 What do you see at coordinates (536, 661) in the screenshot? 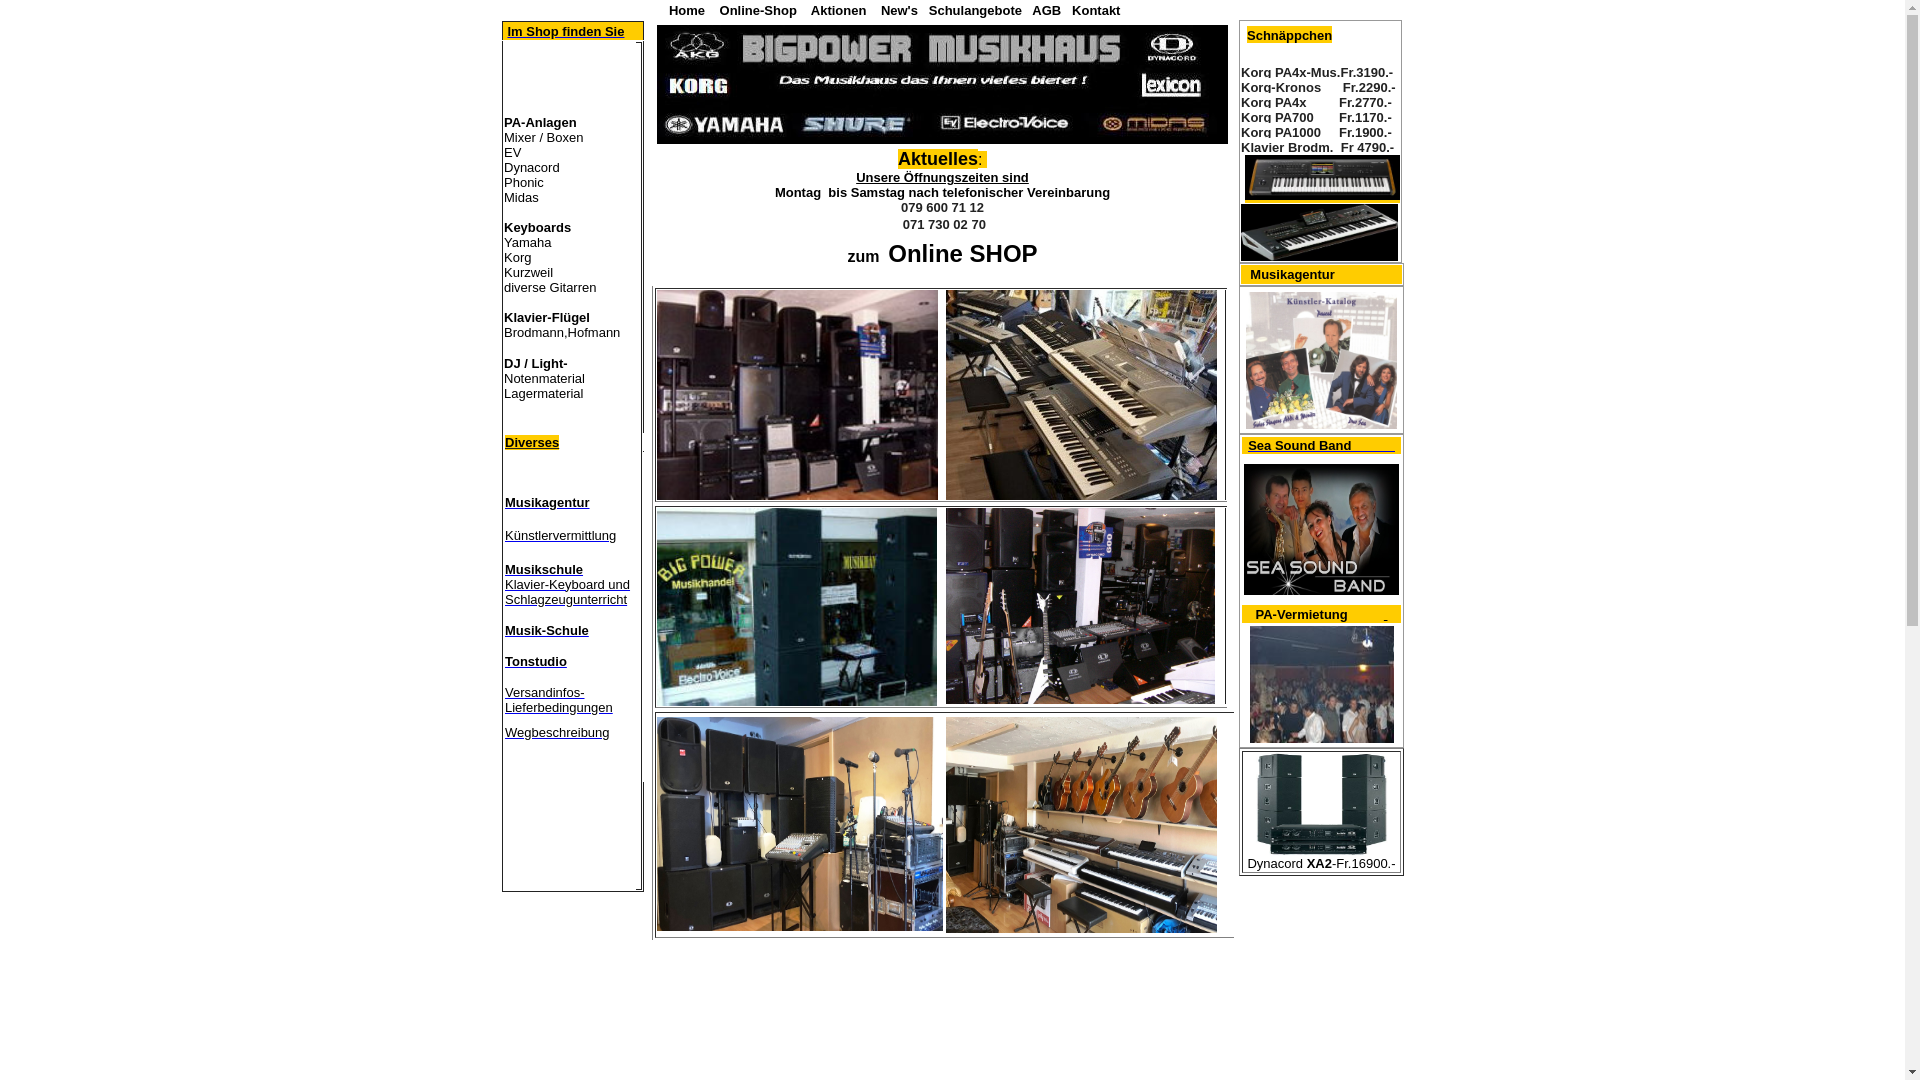
I see `'Tonstudio'` at bounding box center [536, 661].